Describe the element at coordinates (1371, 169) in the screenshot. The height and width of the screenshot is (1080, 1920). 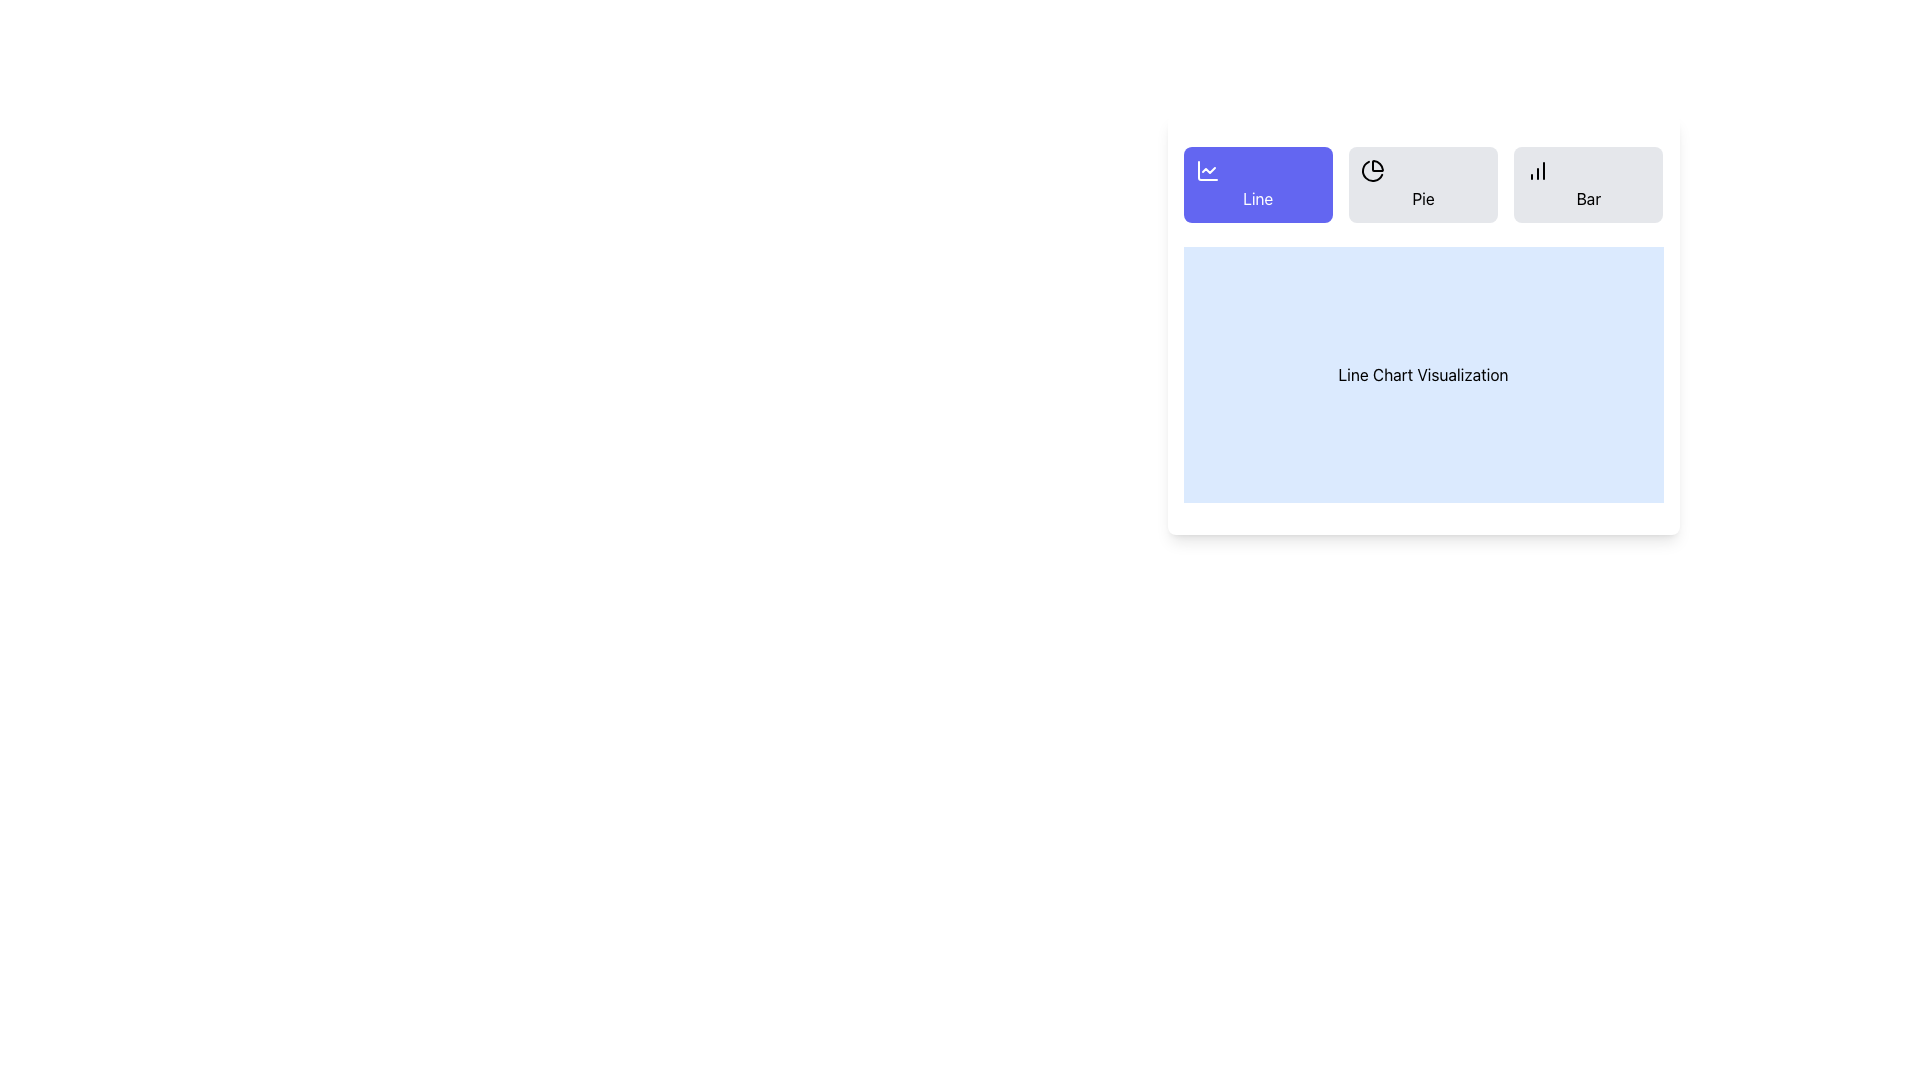
I see `the 'Pie' chart selection icon, which is the middle button in the row of chart selection buttons at the top of the interface` at that location.